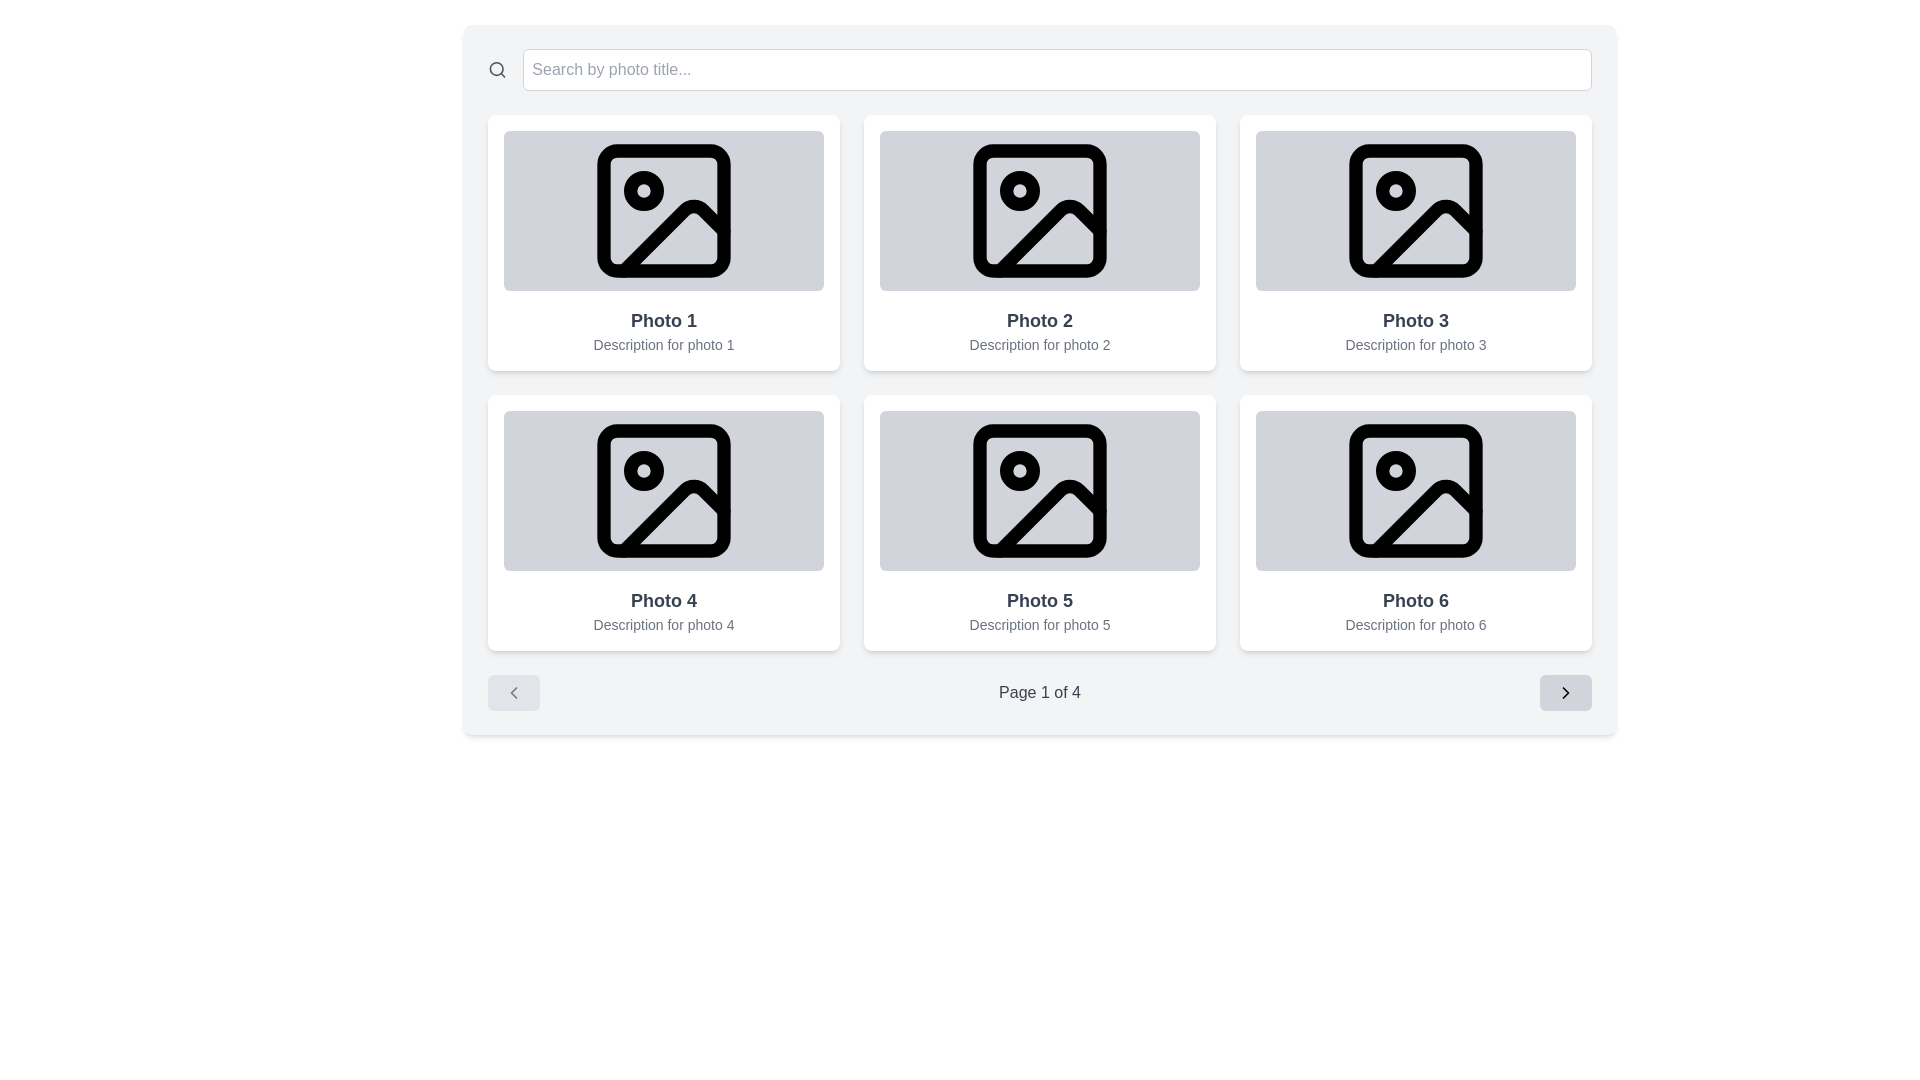  What do you see at coordinates (1040, 211) in the screenshot?
I see `the image placeholder icon, which is an illustration of a picture frame with a gray background, located above the text 'Photo 2' and 'Description for photo 2'` at bounding box center [1040, 211].